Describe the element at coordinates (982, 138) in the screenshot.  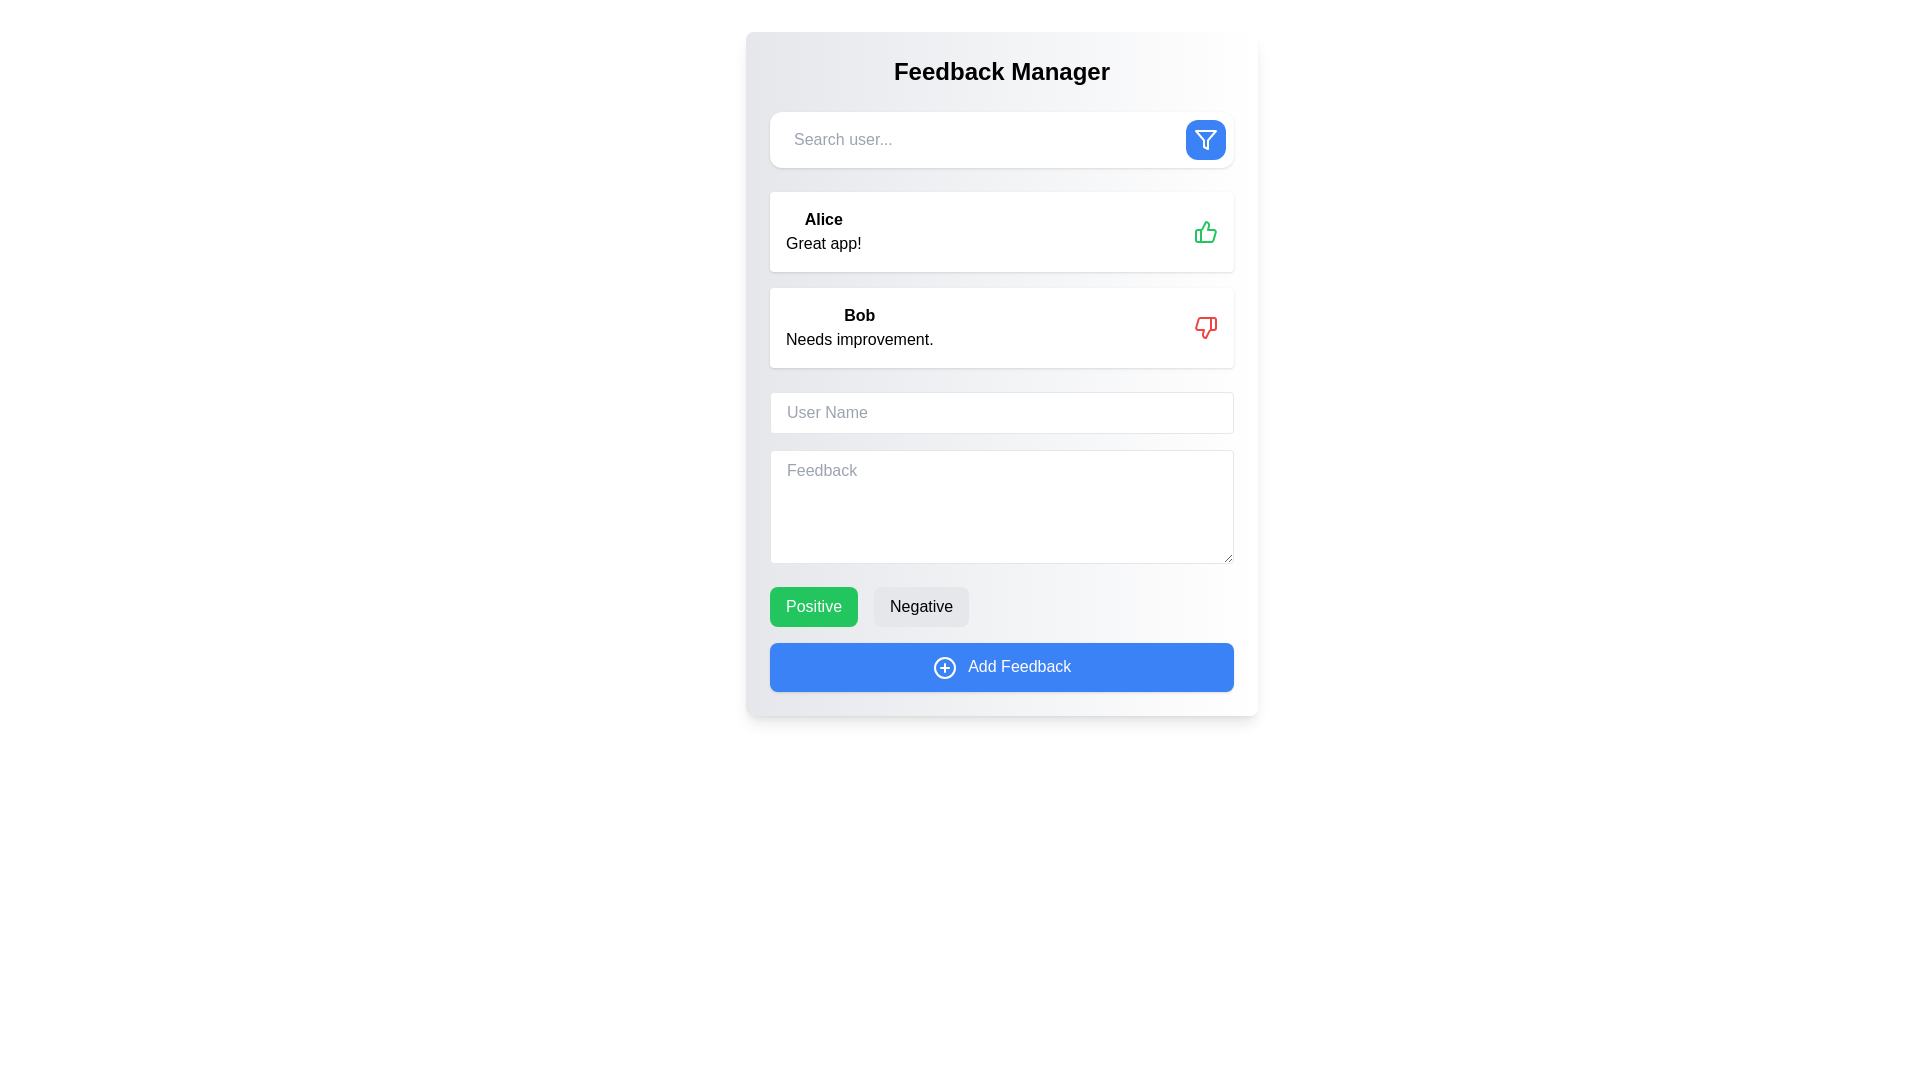
I see `the searchable input field labeled with the placeholder 'Search user...' to focus it for user input` at that location.